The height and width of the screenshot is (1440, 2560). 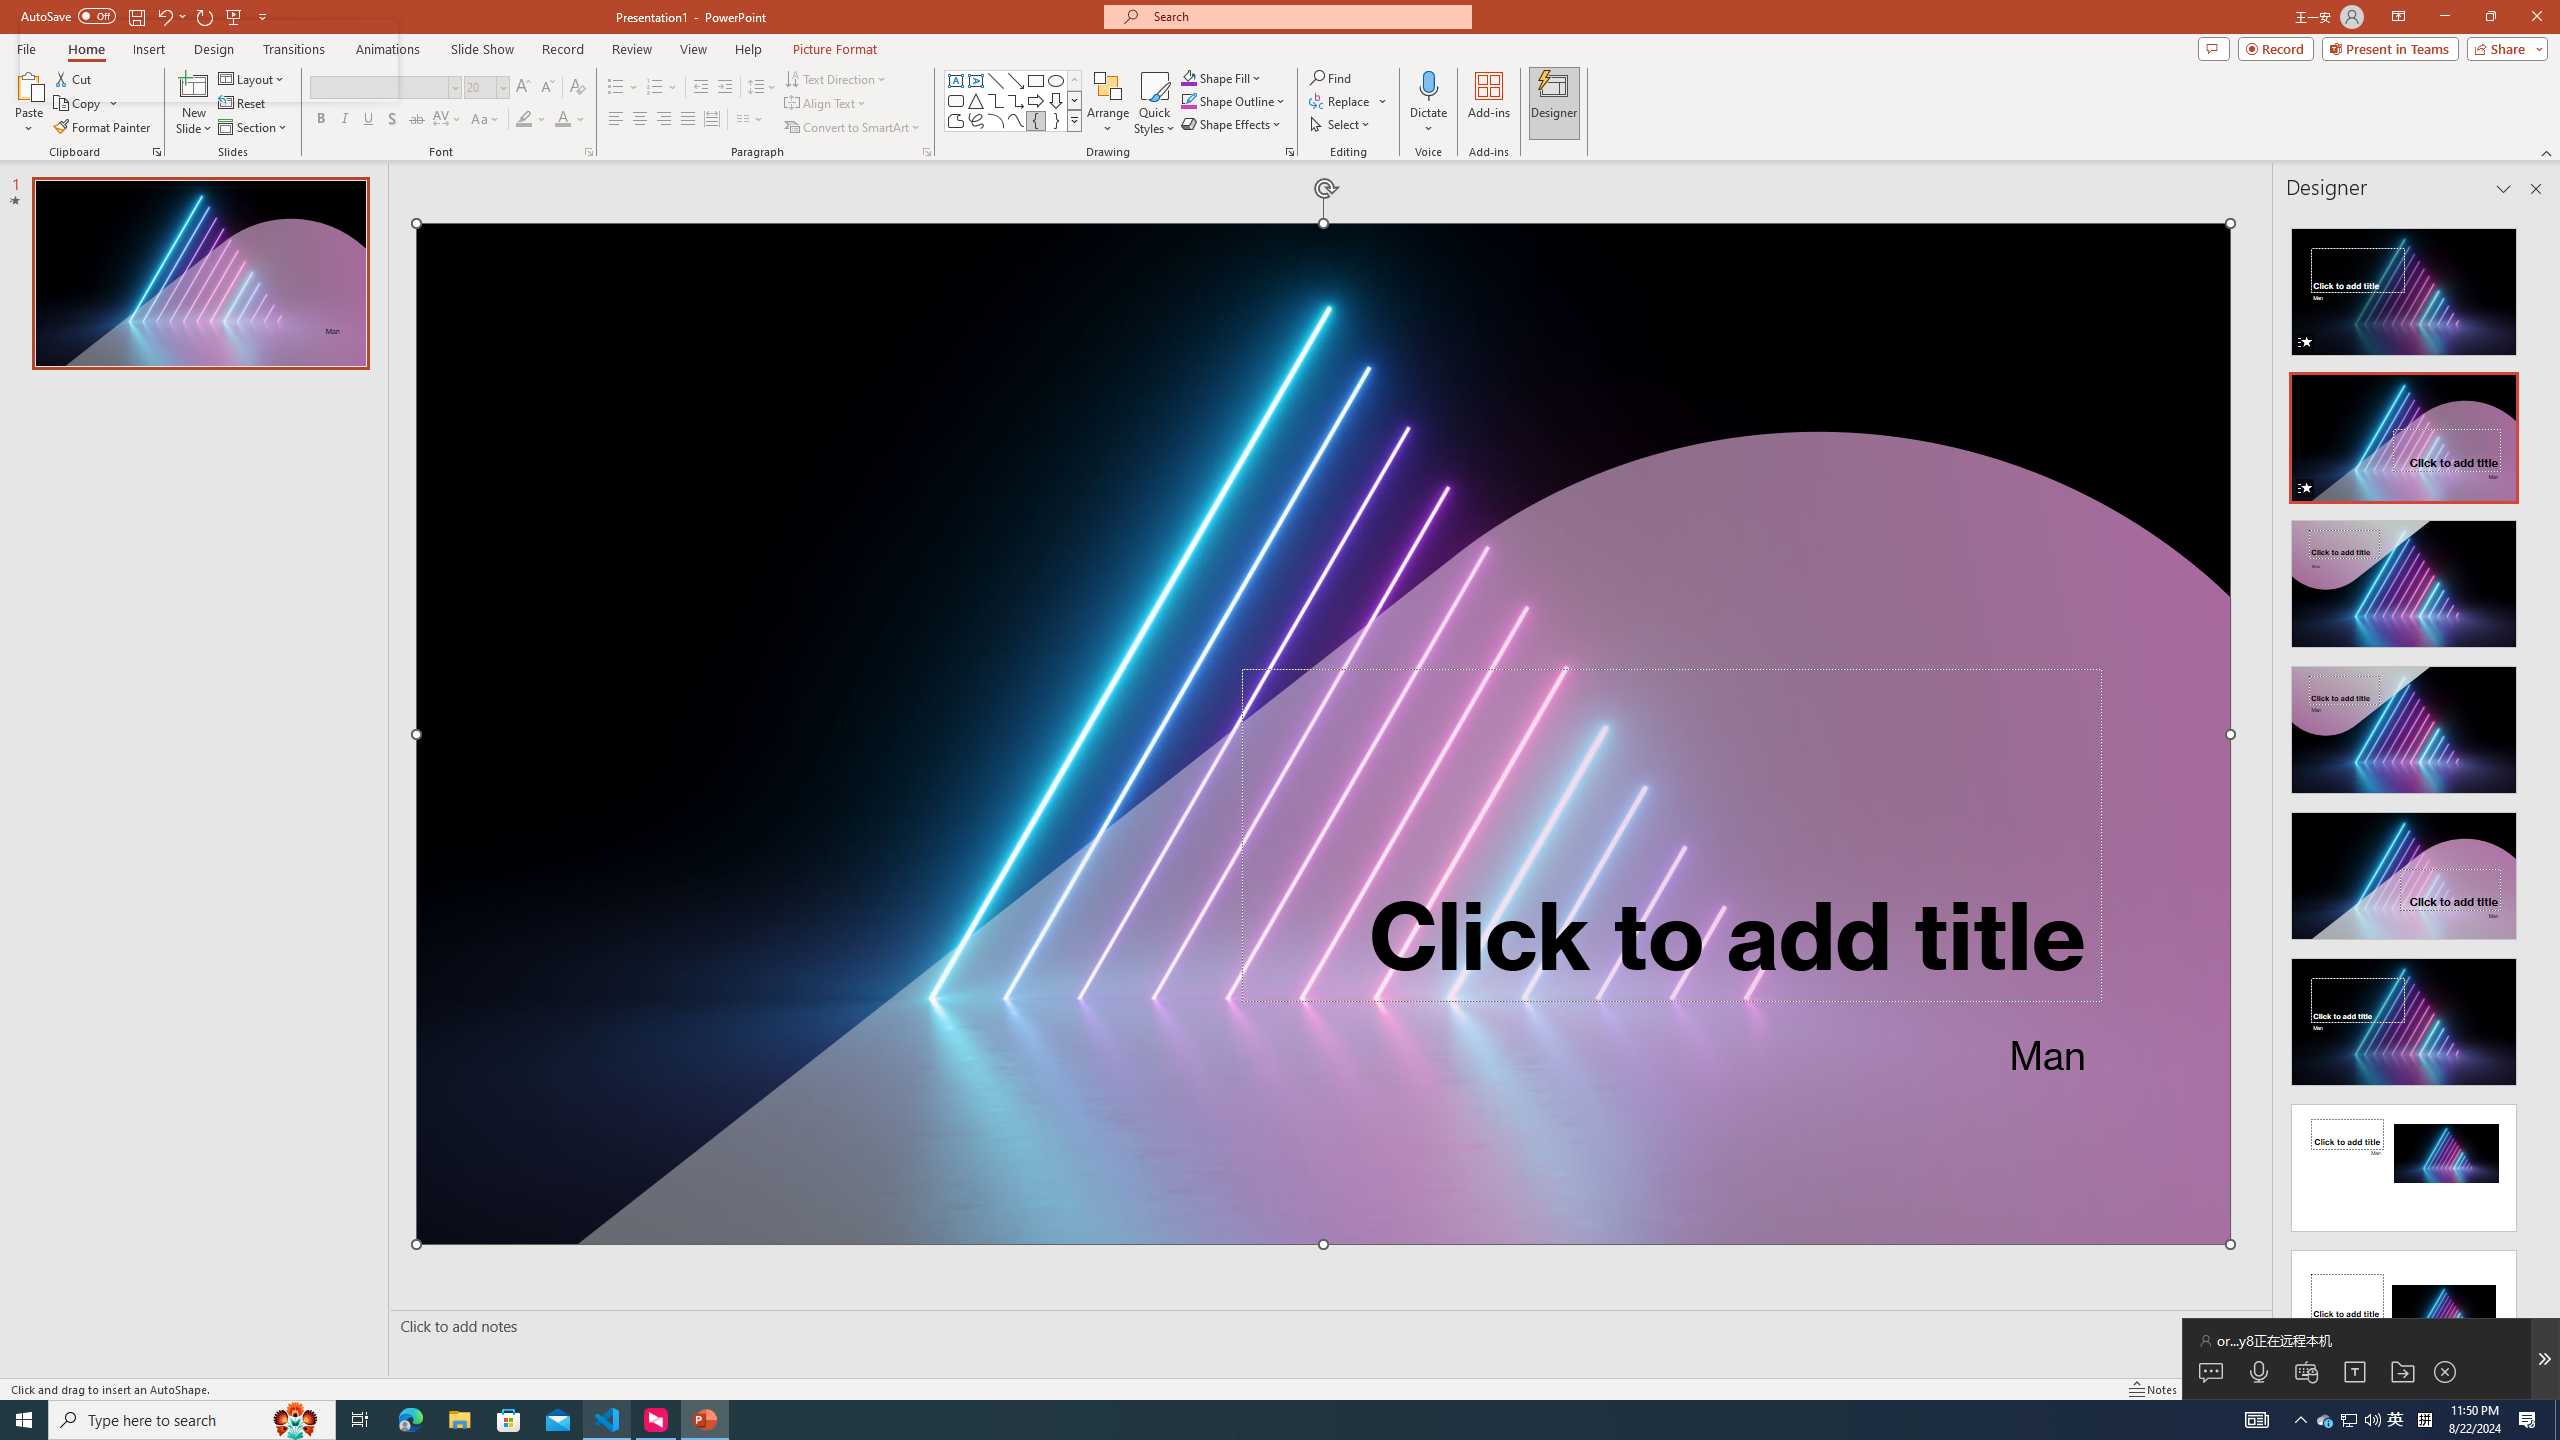 I want to click on 'Font', so click(x=378, y=87).